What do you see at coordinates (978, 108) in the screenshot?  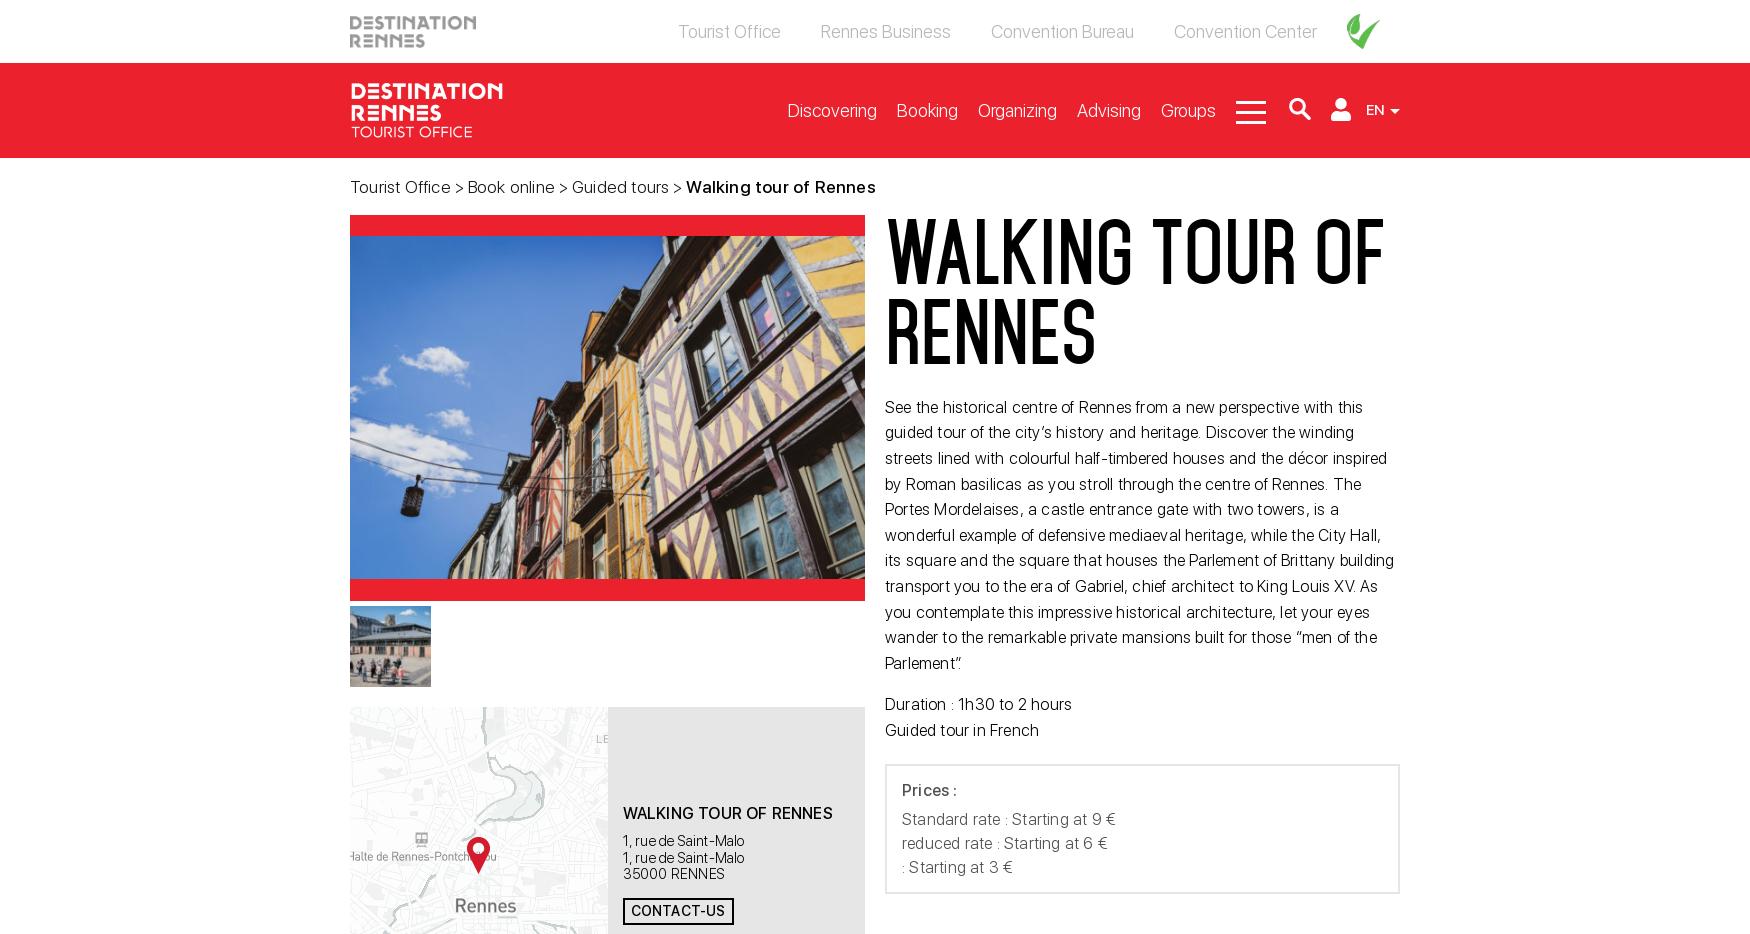 I see `'Organizing'` at bounding box center [978, 108].